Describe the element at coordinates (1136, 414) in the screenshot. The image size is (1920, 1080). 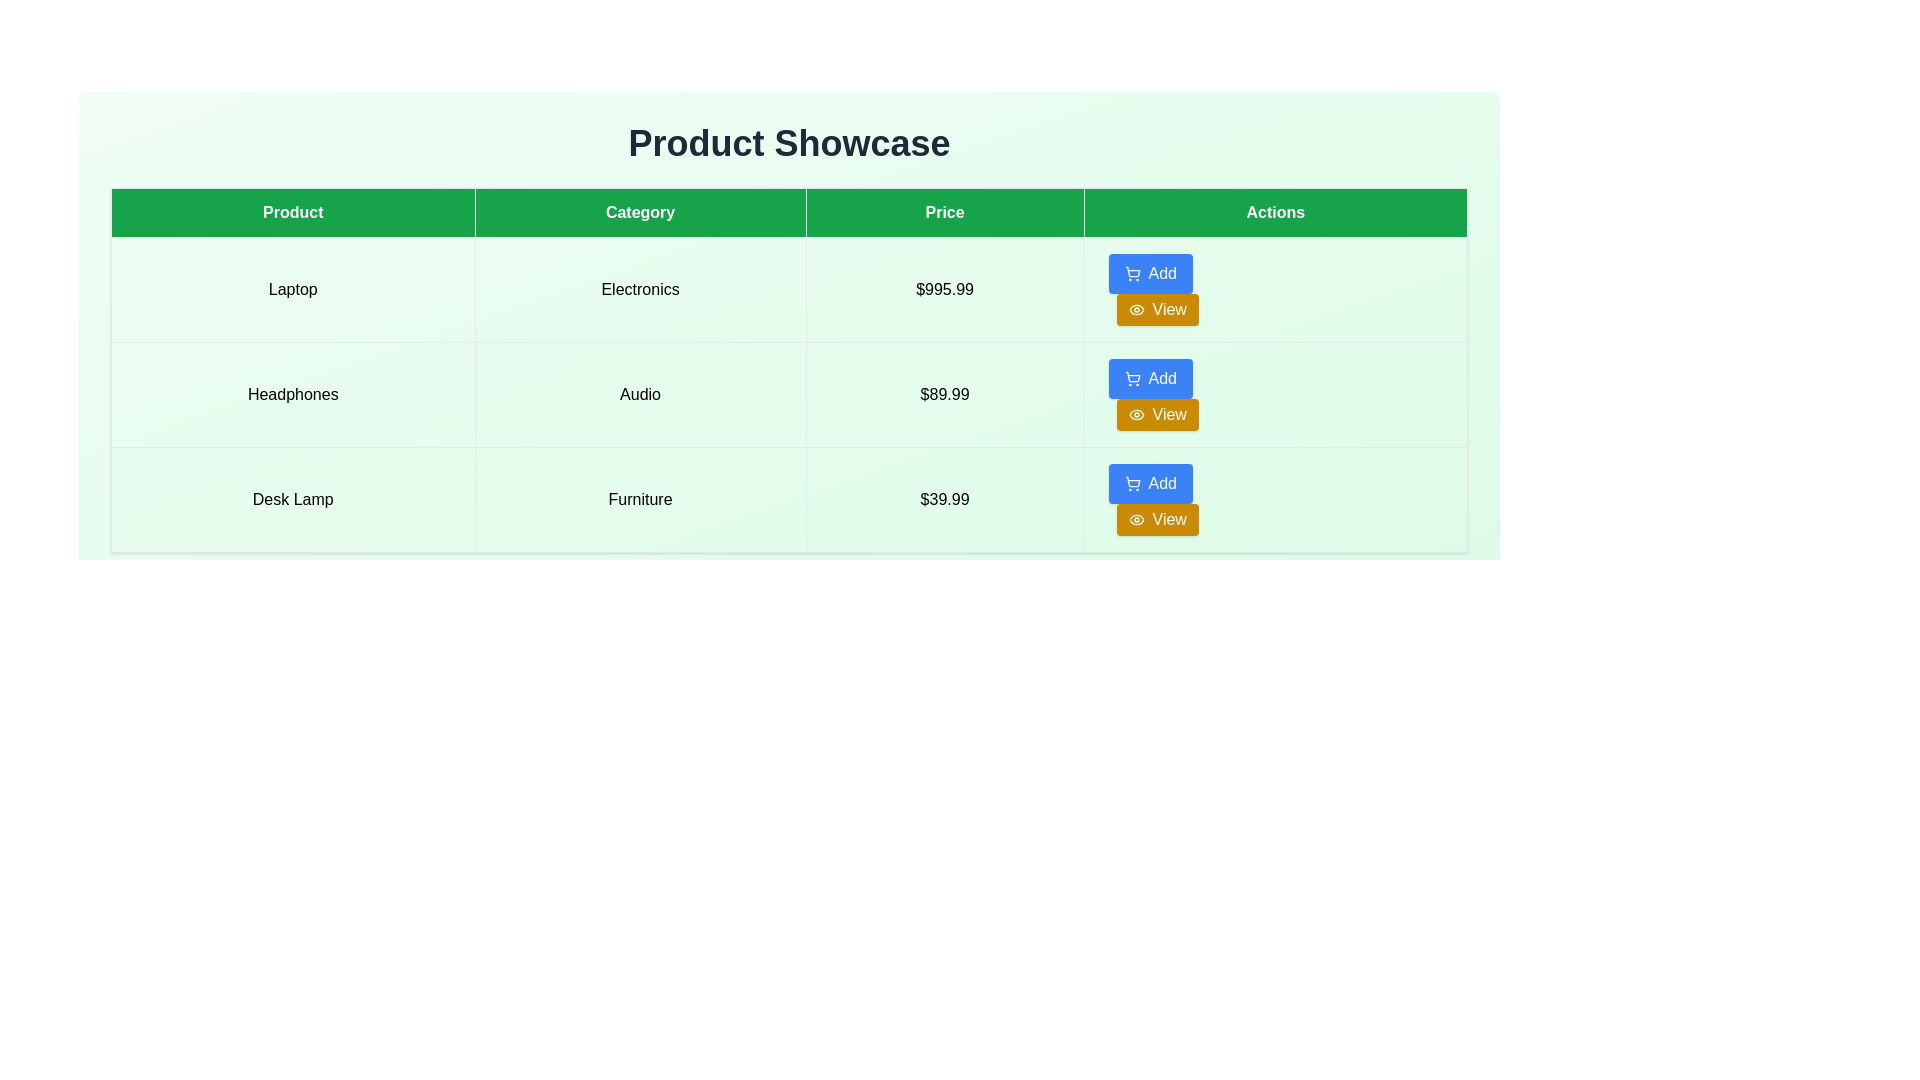
I see `the curved line segment of the eye-like SVG icon located within the 'View' button in the 'Actions' column of the first row in the 'Product Showcase' data table` at that location.